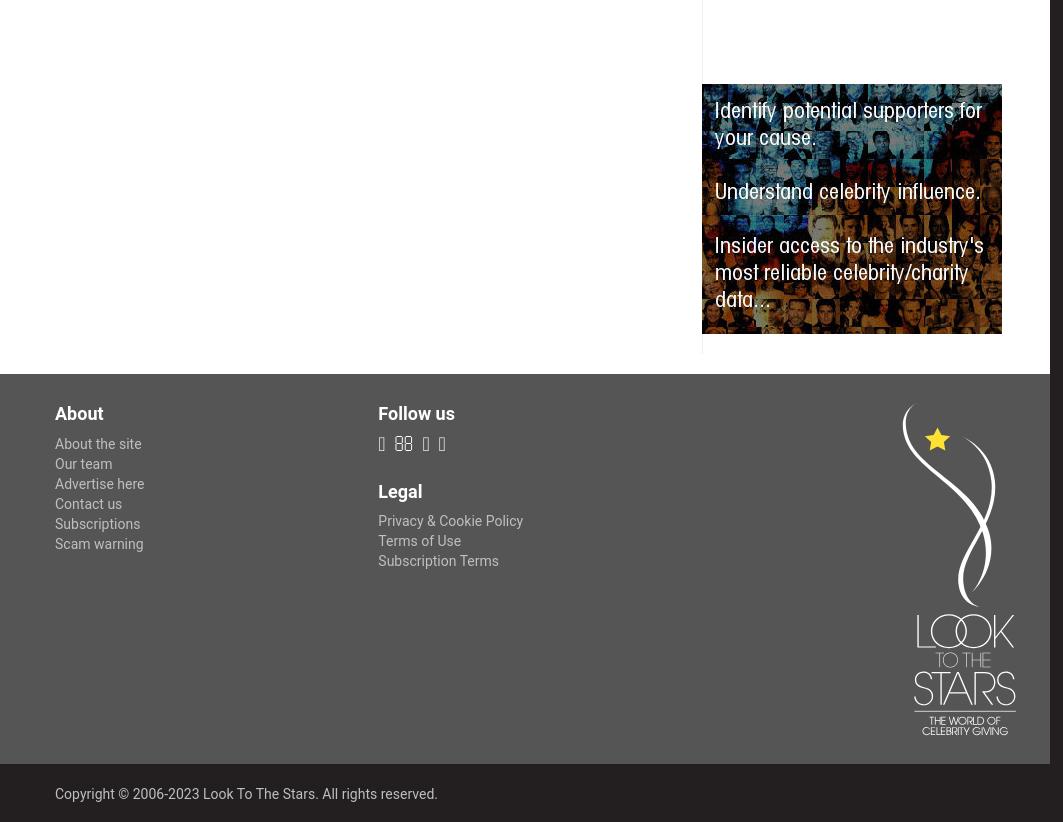 This screenshot has height=822, width=1063. I want to click on 'Follow us', so click(415, 411).